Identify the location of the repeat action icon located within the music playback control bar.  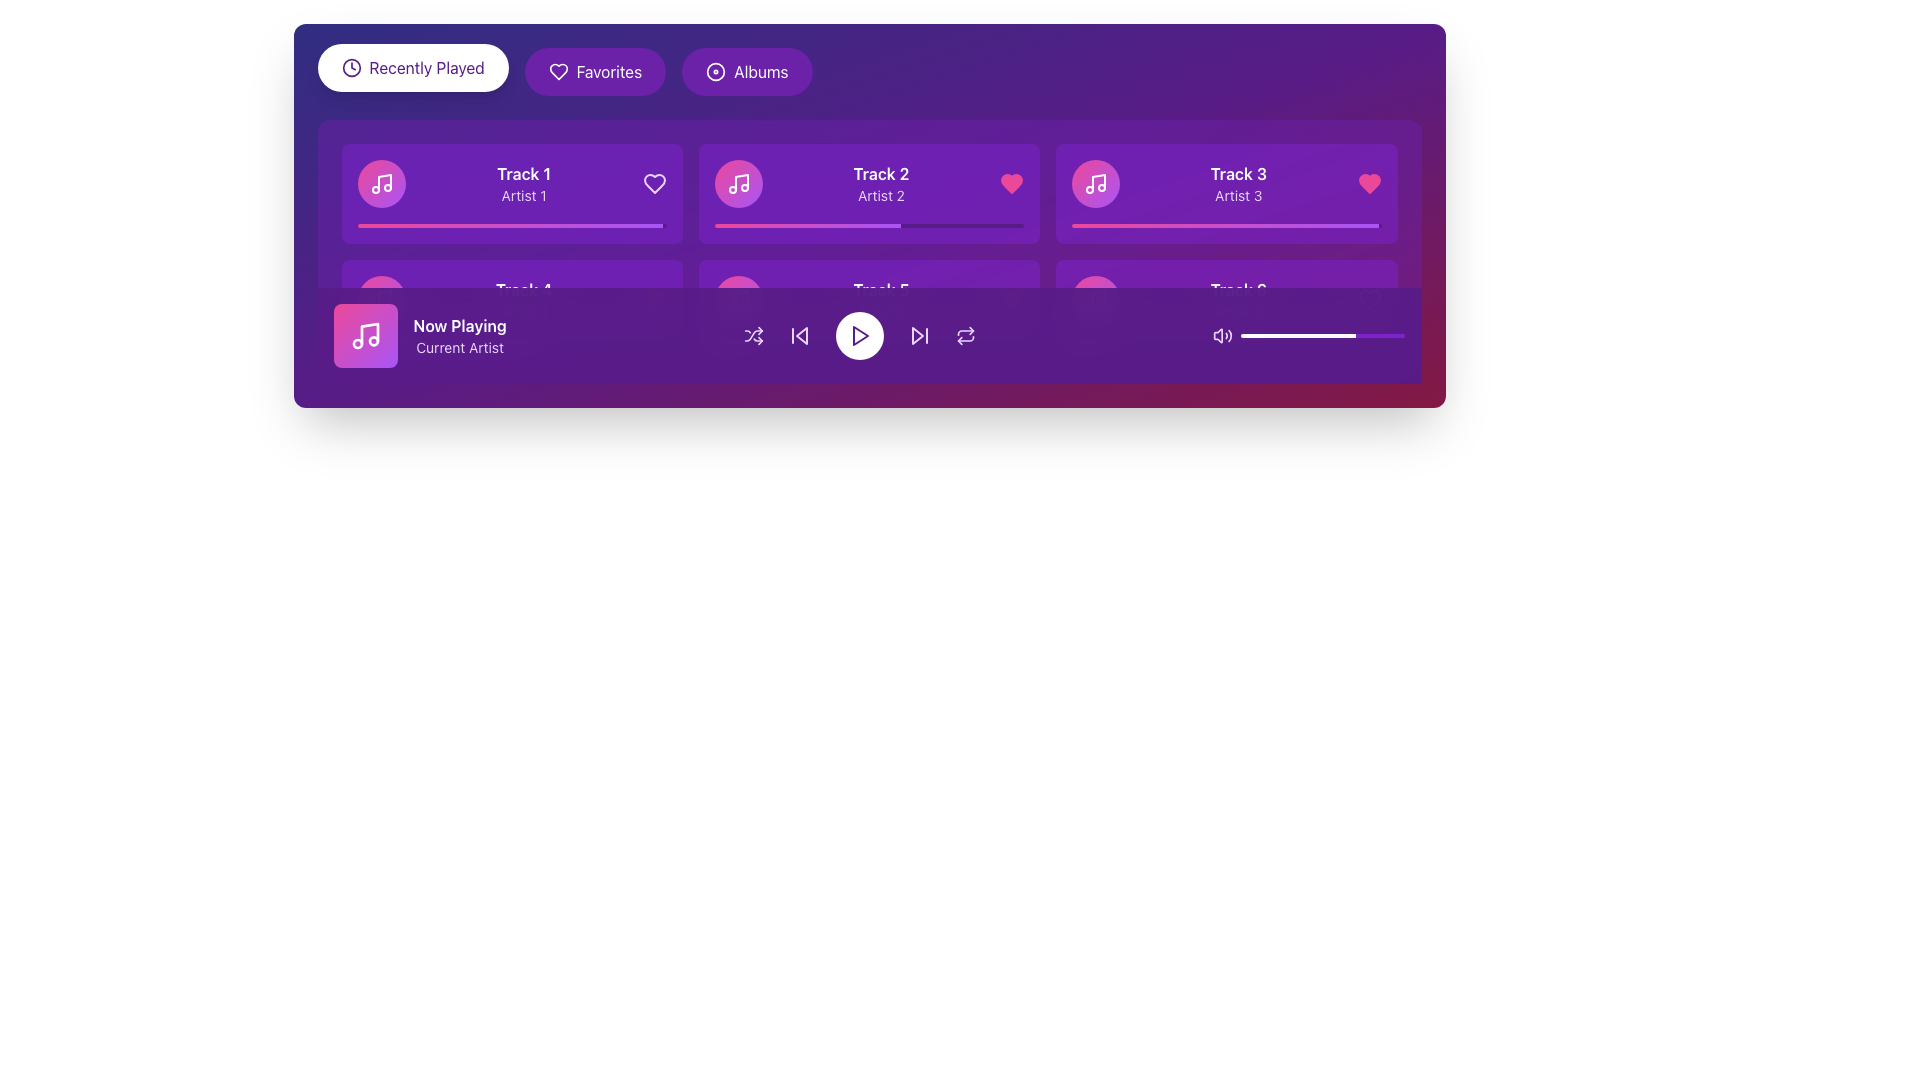
(966, 337).